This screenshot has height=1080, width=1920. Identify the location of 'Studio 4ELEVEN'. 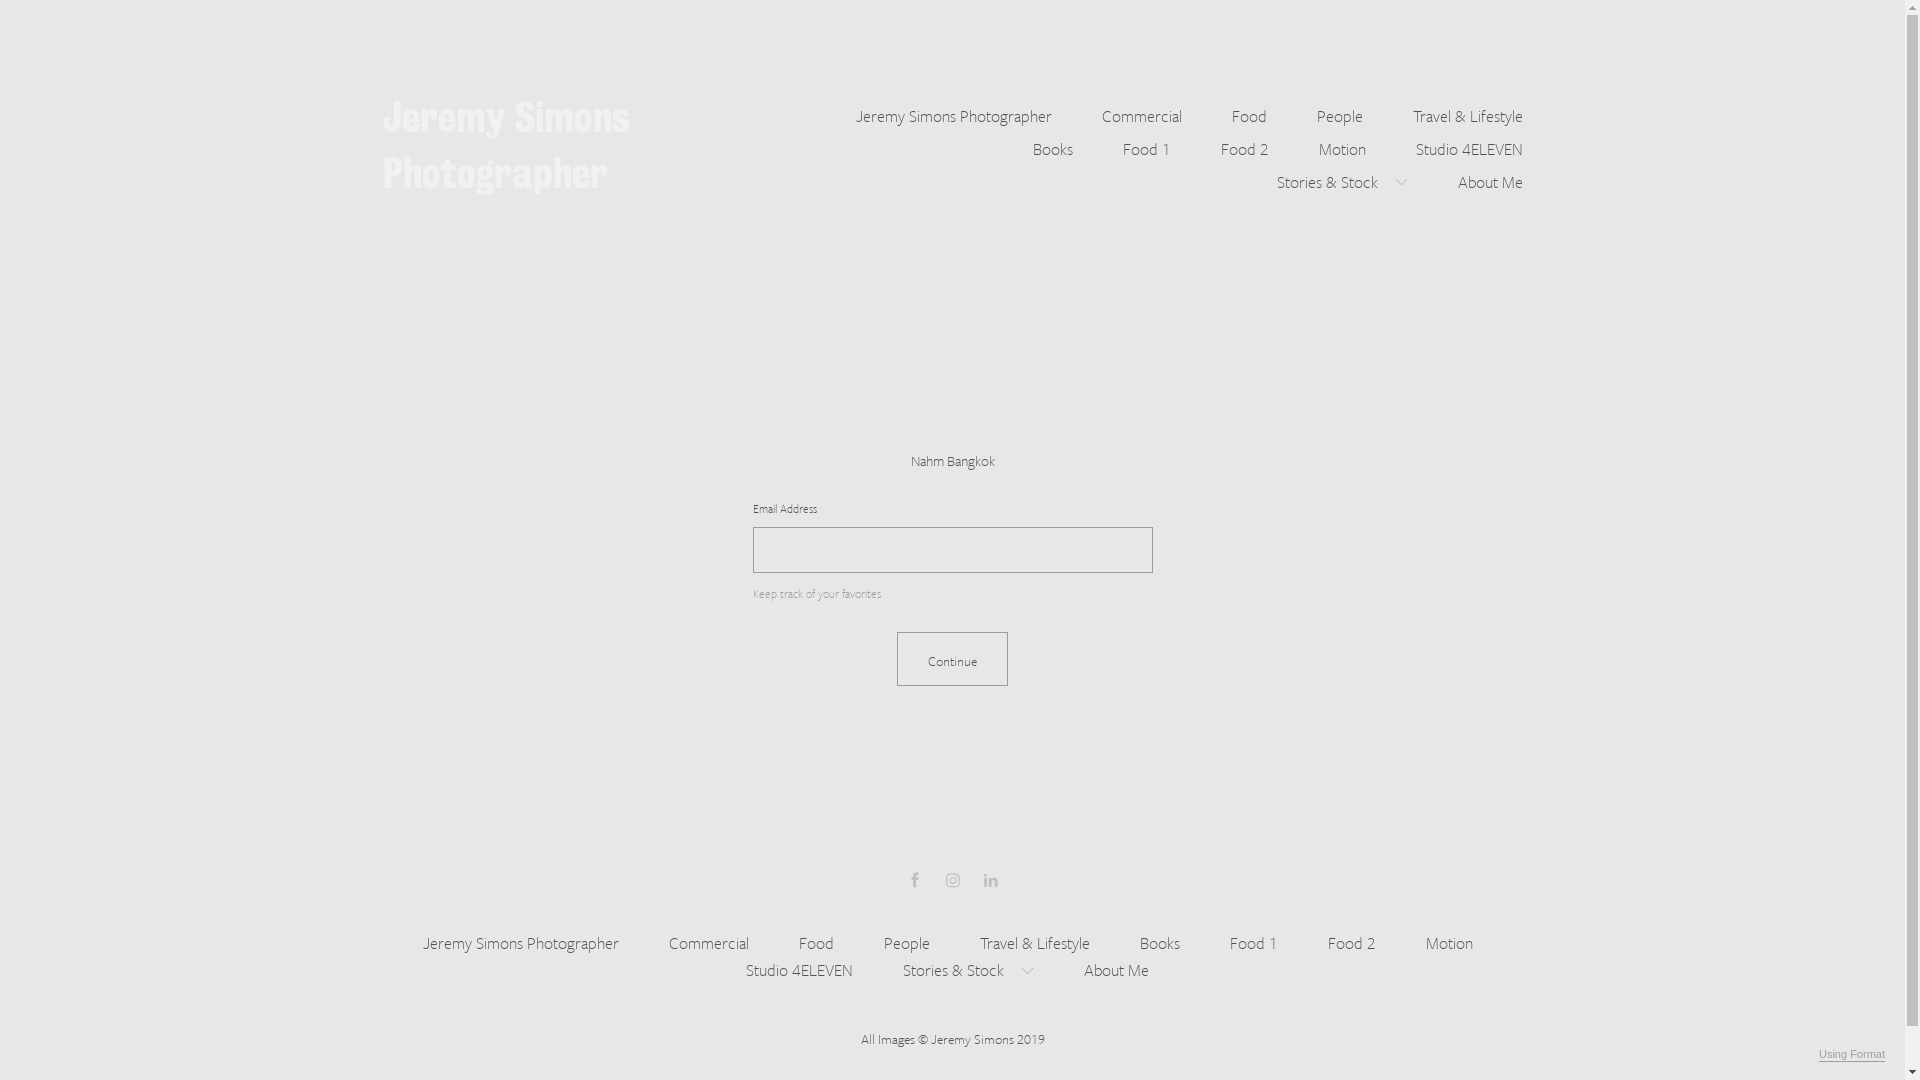
(744, 966).